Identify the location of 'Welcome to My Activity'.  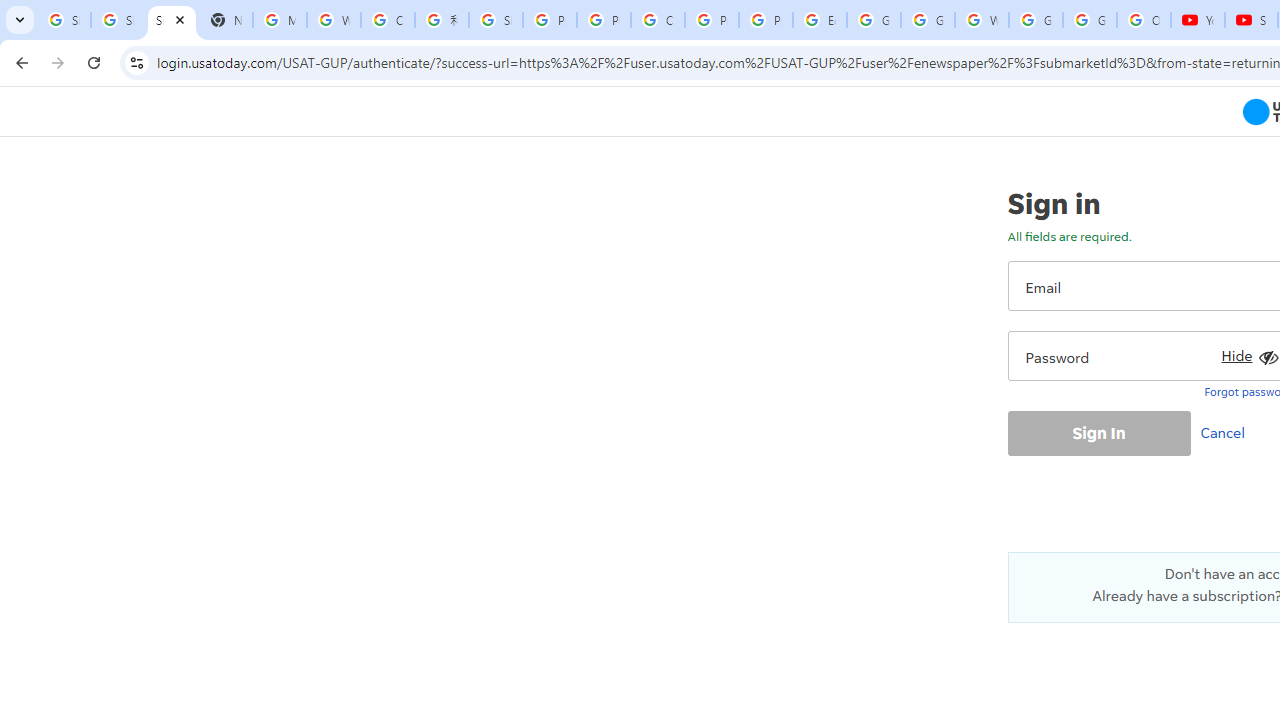
(981, 20).